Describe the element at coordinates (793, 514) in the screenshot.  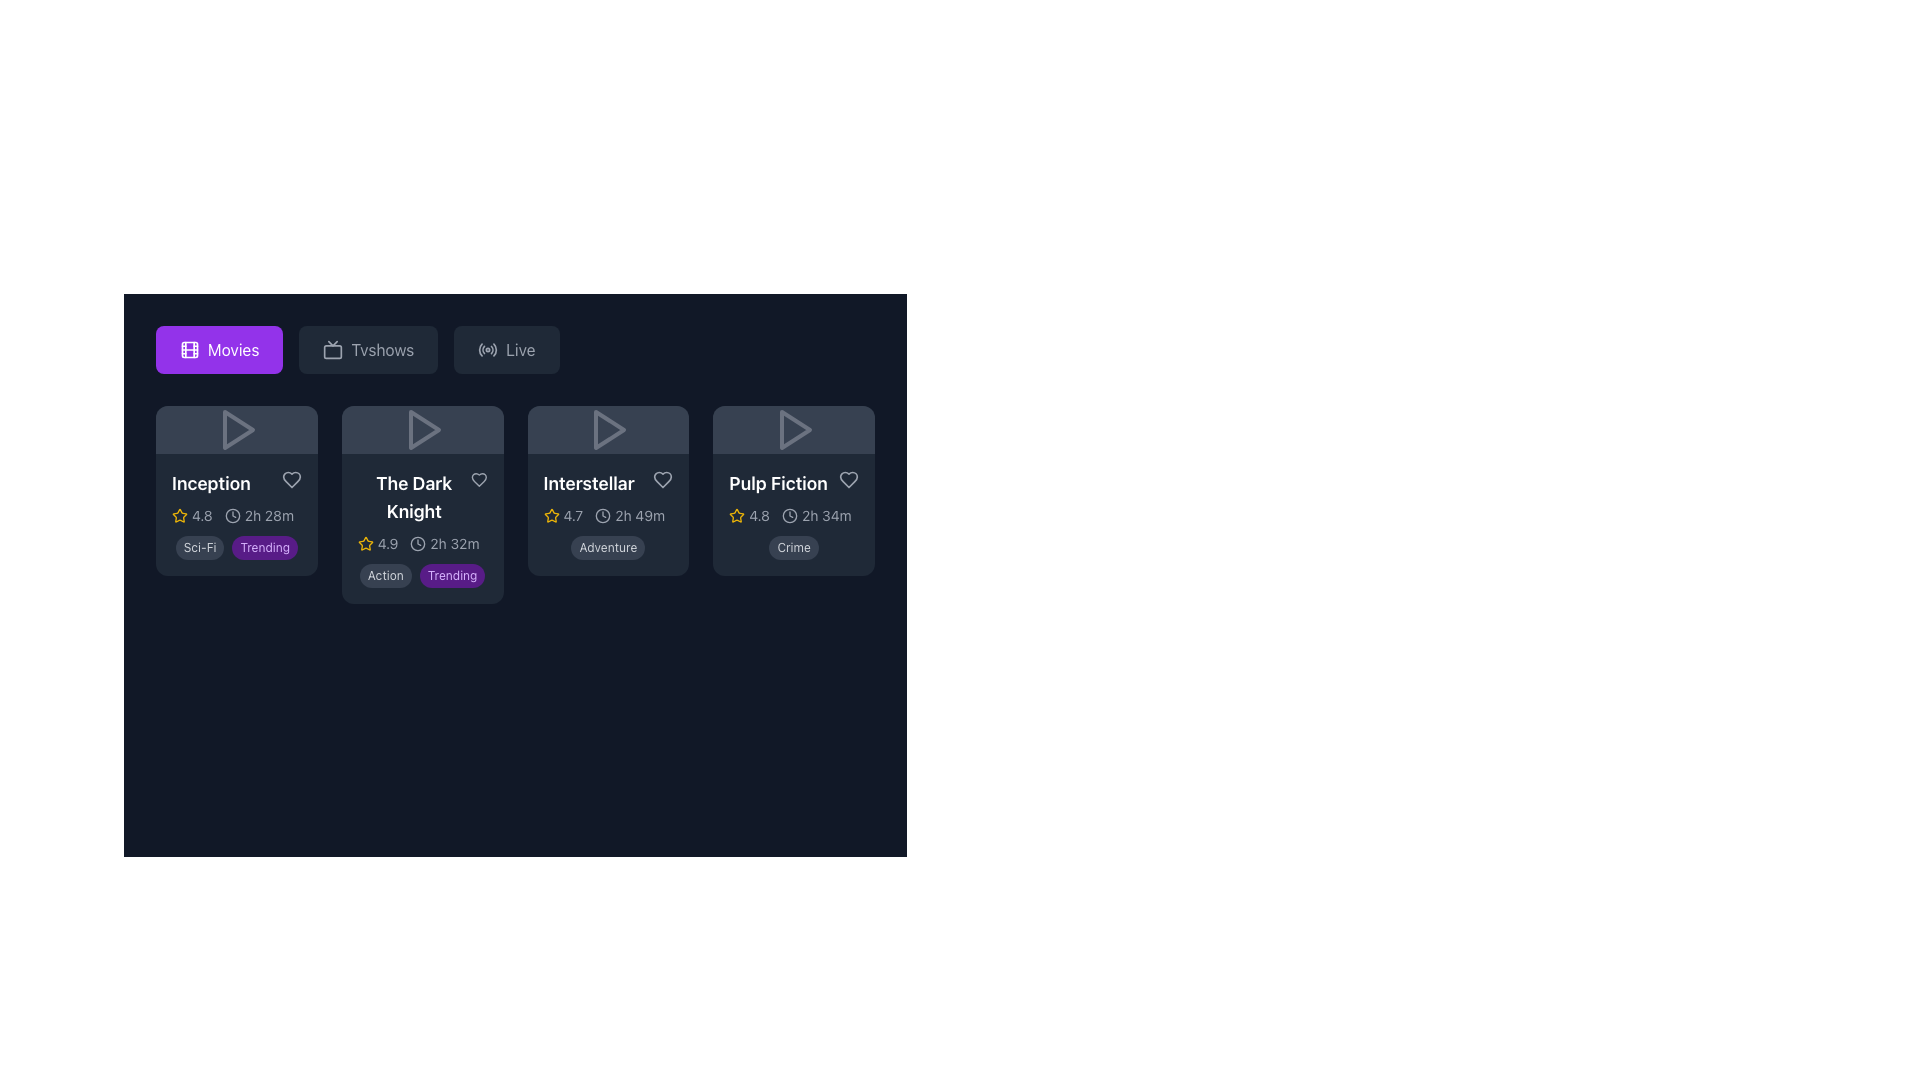
I see `to select the movie card displaying detailed information about 'Pulp Fiction', including its title, rating, duration, and genre, located within the fourth card of a horizontal list layout` at that location.